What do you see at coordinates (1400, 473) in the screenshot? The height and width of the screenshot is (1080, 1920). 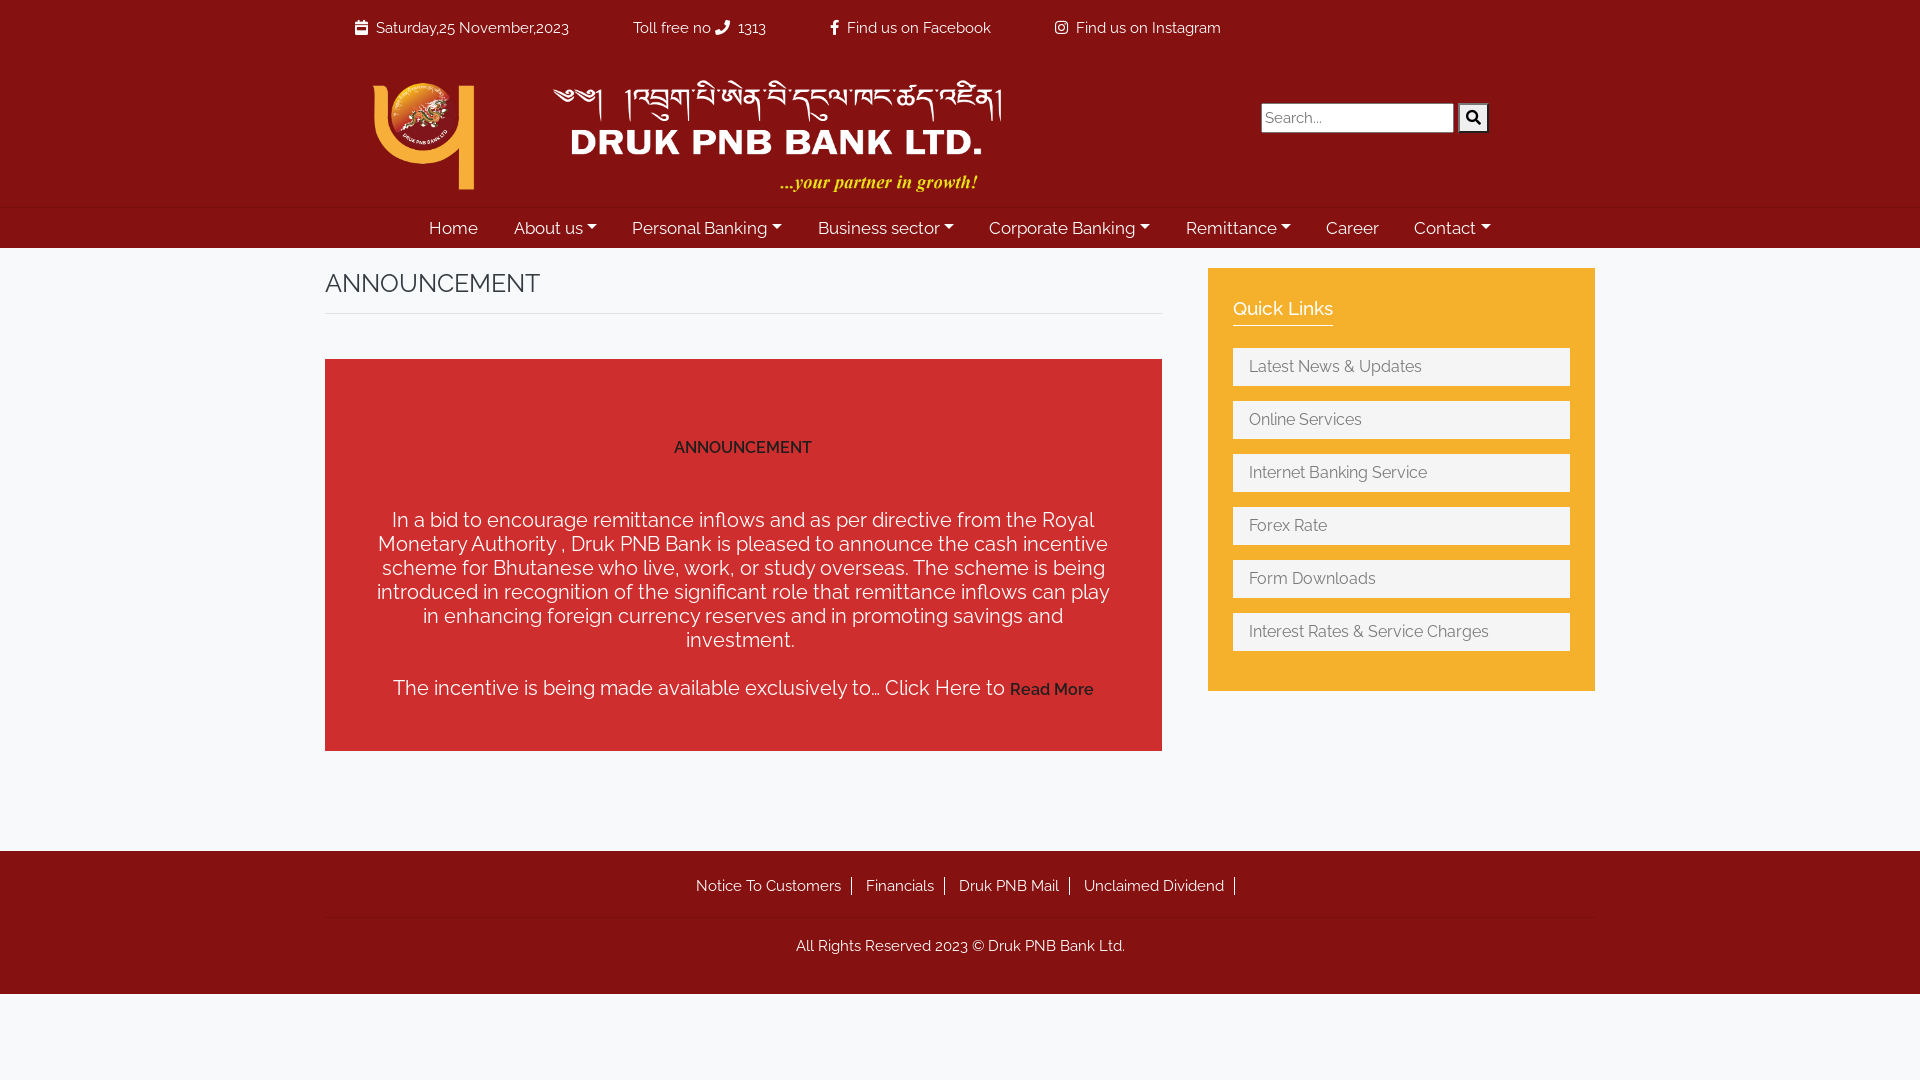 I see `'Internet Banking Service'` at bounding box center [1400, 473].